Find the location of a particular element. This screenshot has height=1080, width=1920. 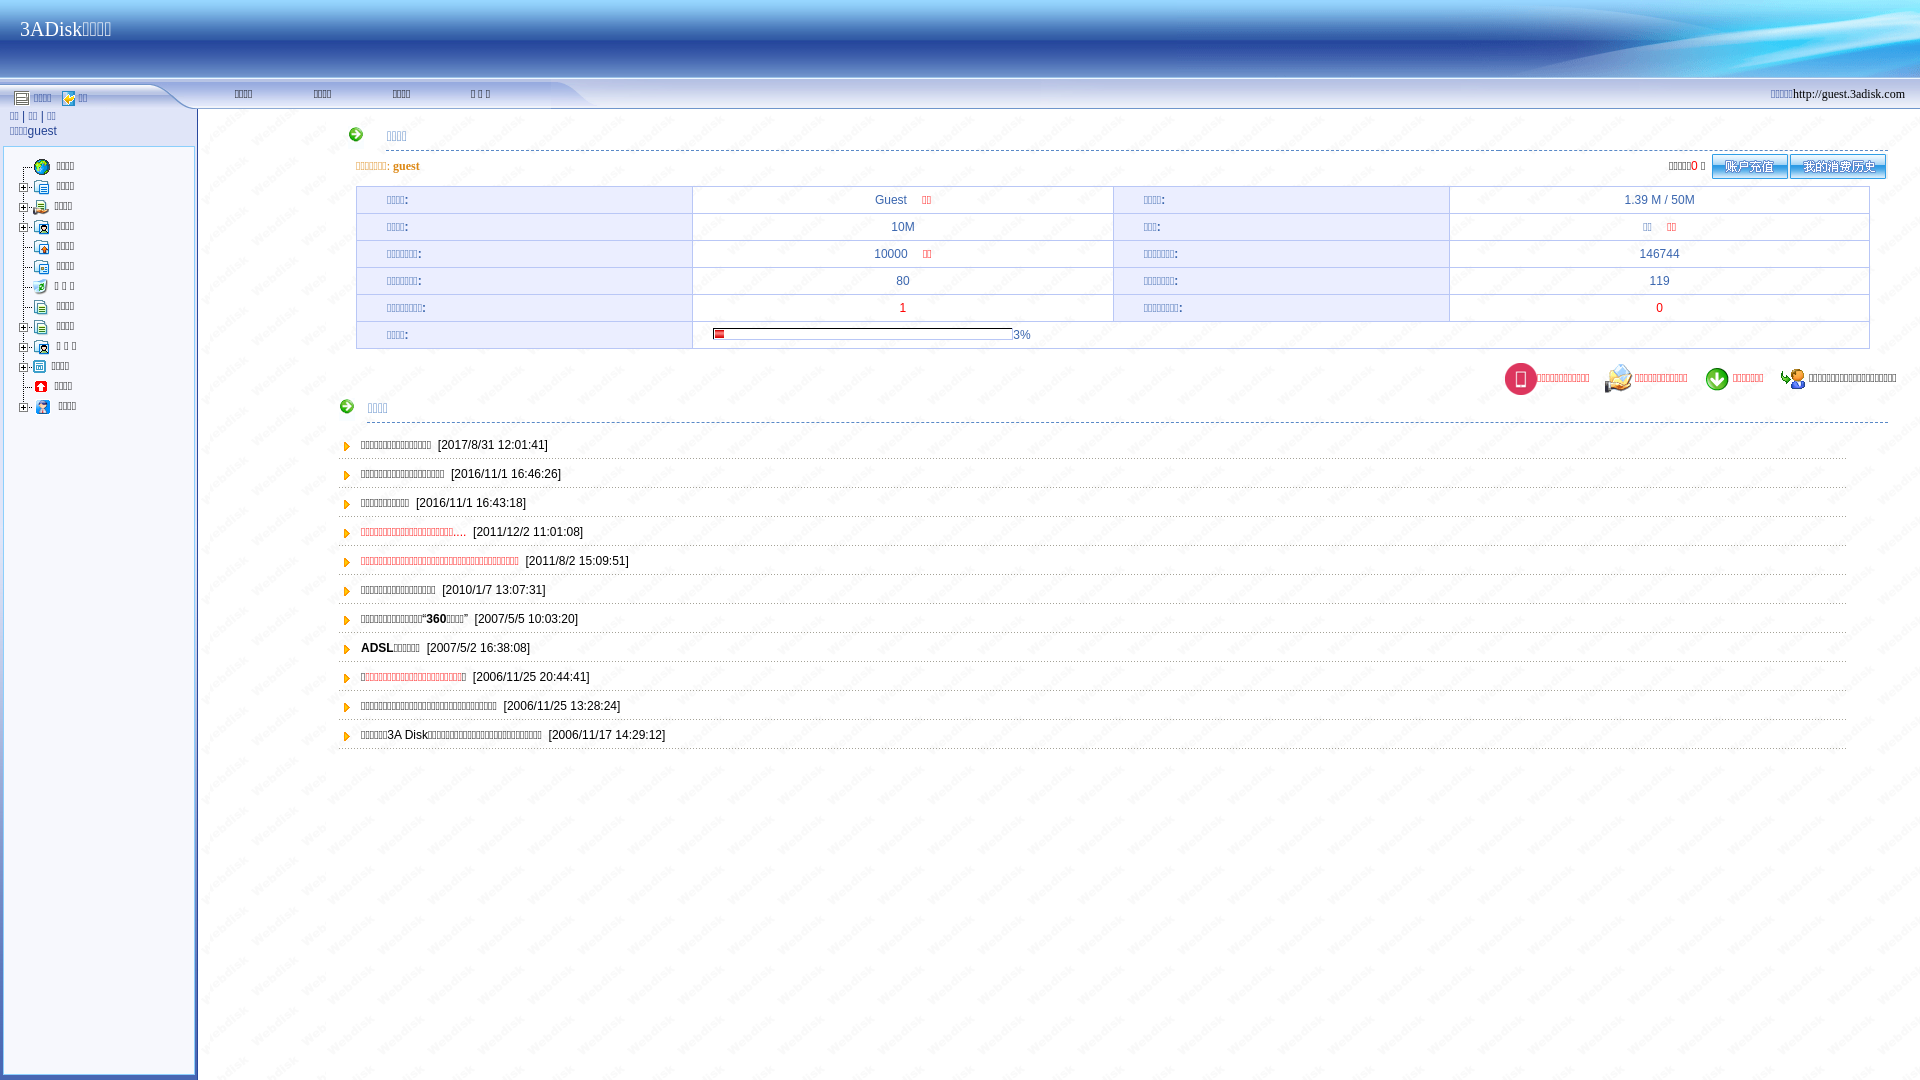

'http://guest.3adisk.com' is located at coordinates (1847, 92).